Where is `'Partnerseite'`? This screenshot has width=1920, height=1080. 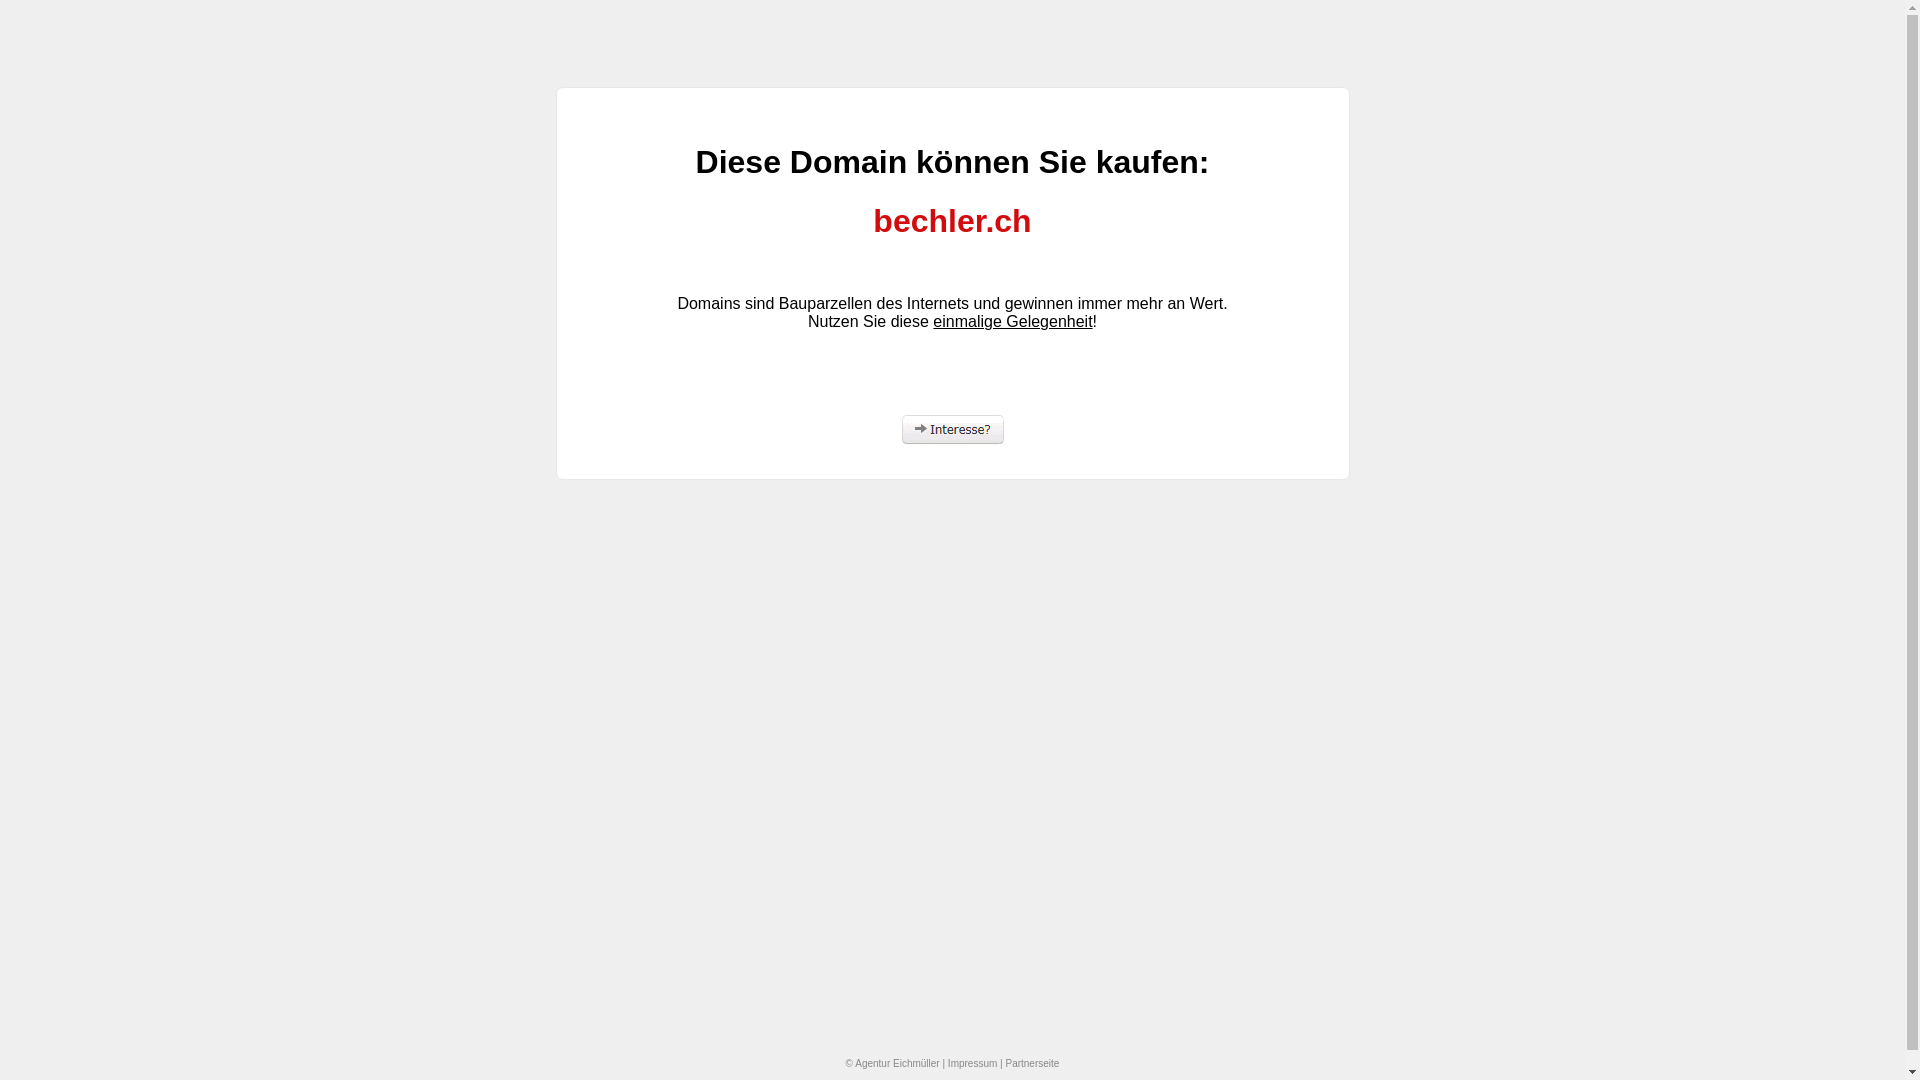
'Partnerseite' is located at coordinates (1032, 1062).